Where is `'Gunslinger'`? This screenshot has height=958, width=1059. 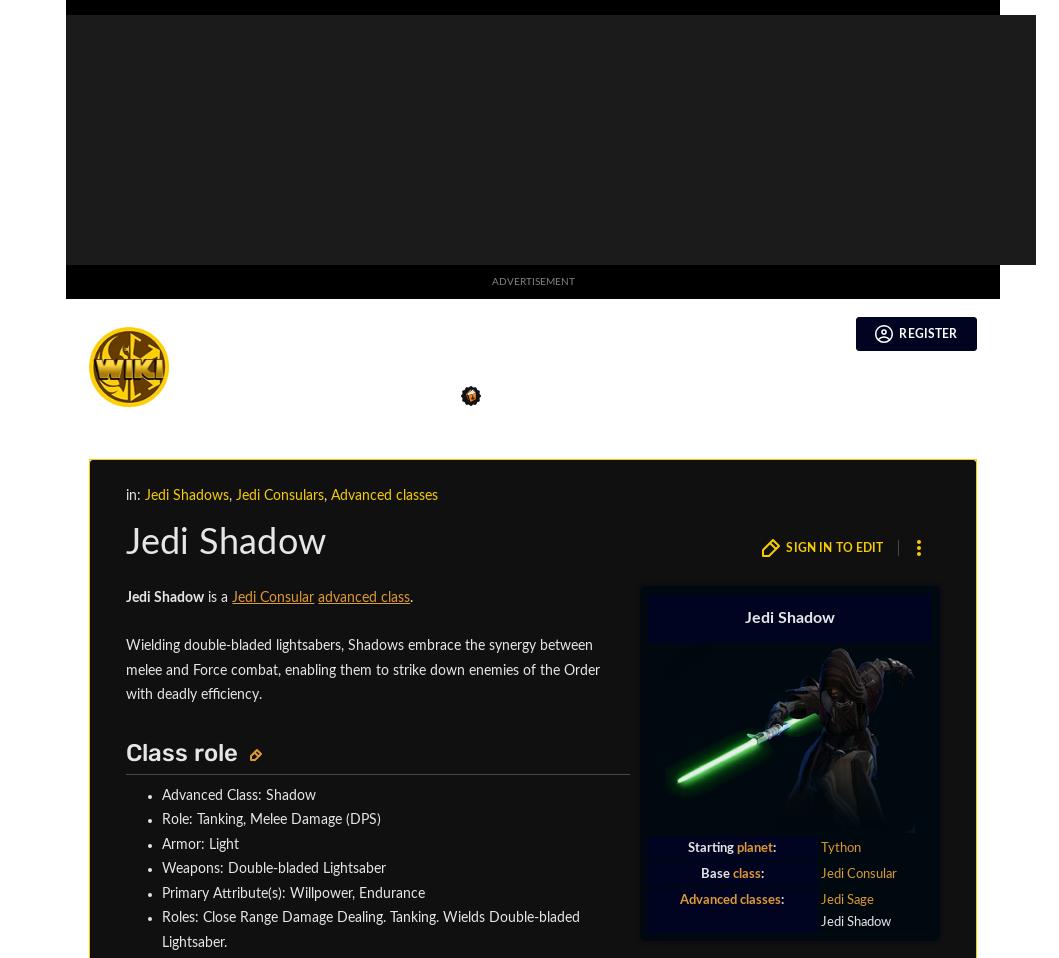
'Gunslinger' is located at coordinates (843, 145).